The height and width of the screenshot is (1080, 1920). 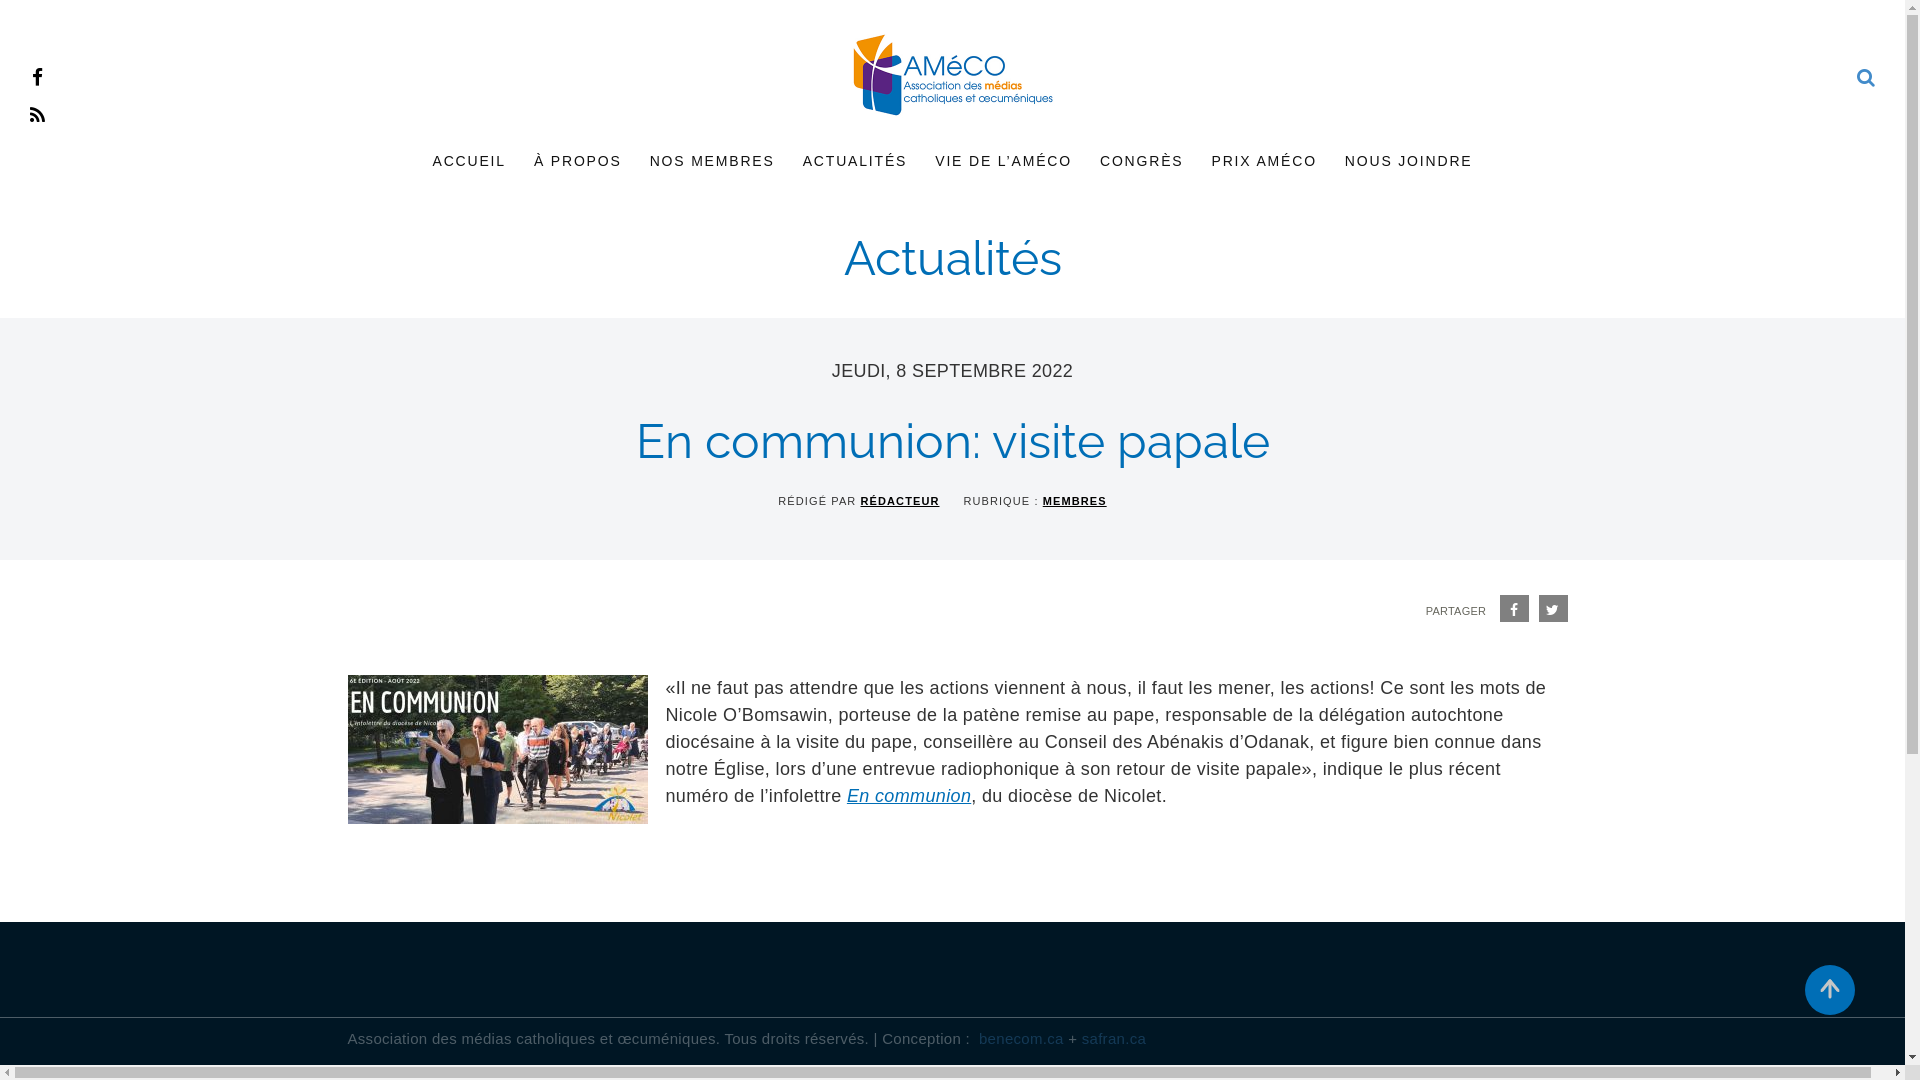 What do you see at coordinates (467, 160) in the screenshot?
I see `'ACCUEIL'` at bounding box center [467, 160].